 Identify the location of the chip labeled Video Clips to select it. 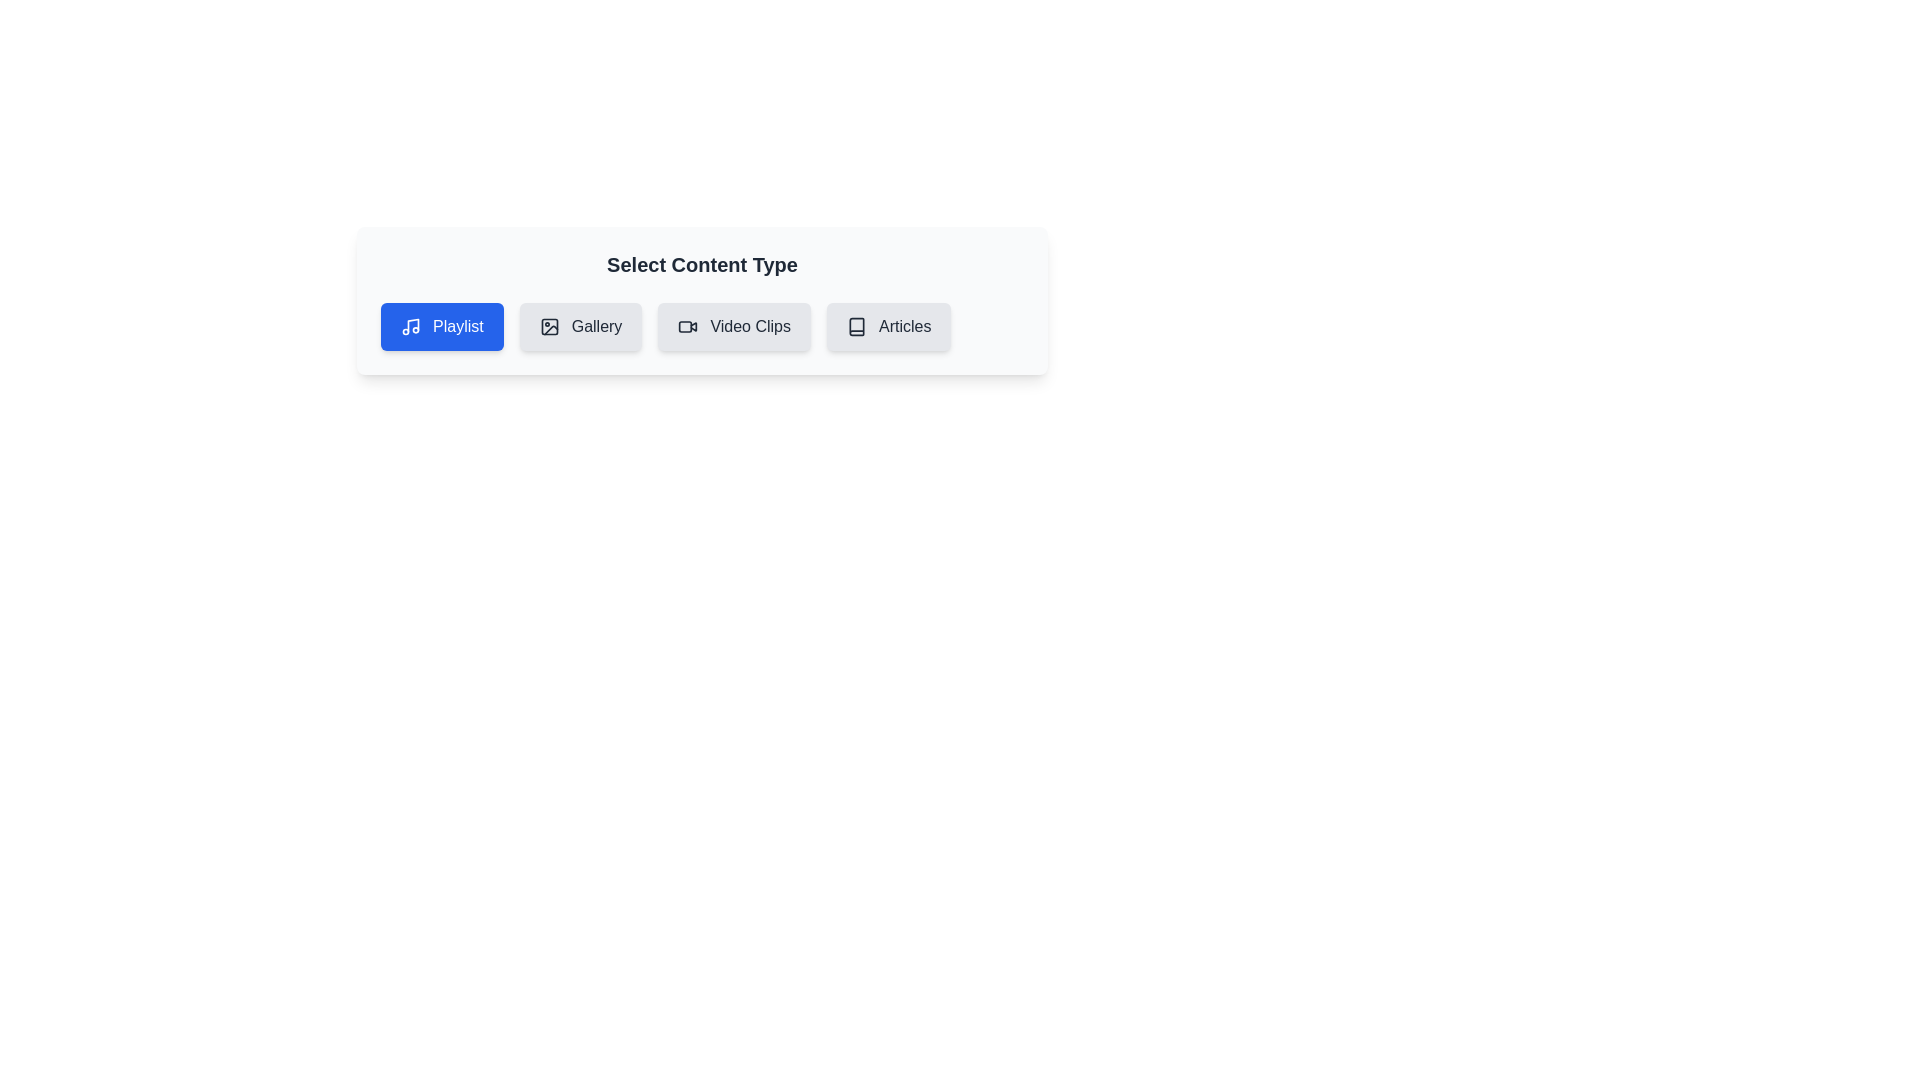
(733, 326).